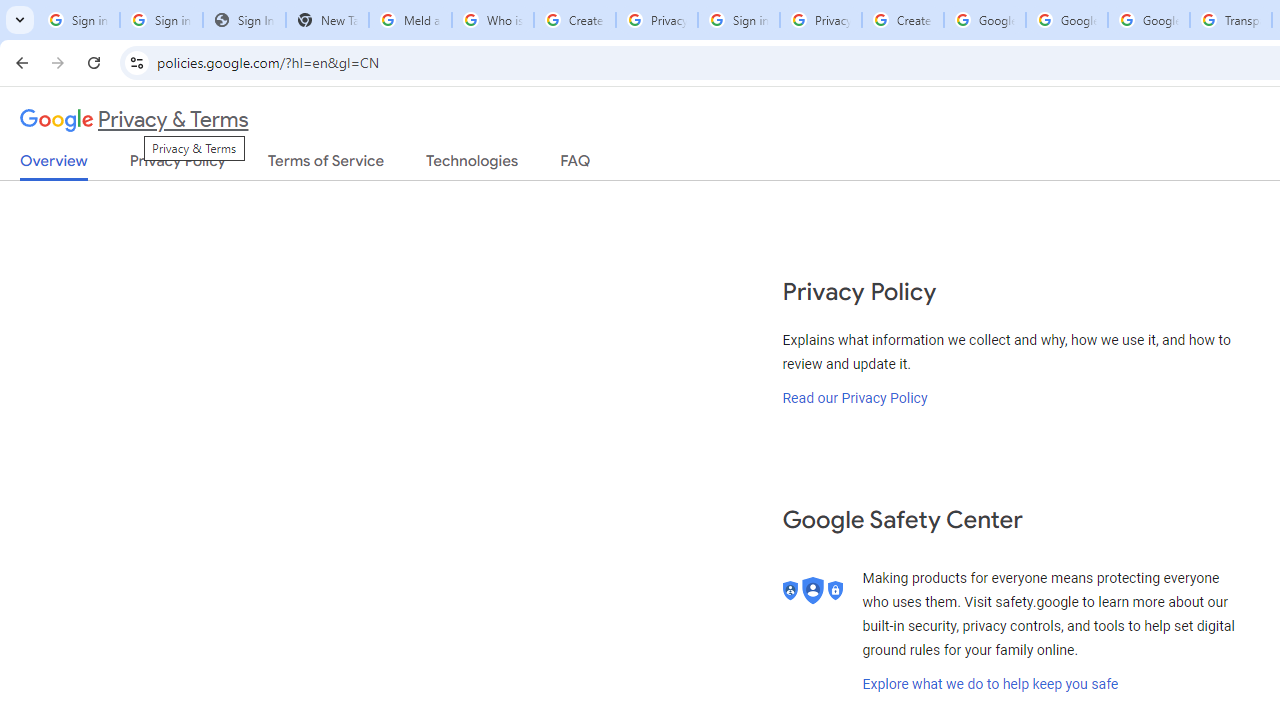  I want to click on 'Who is my administrator? - Google Account Help', so click(492, 20).